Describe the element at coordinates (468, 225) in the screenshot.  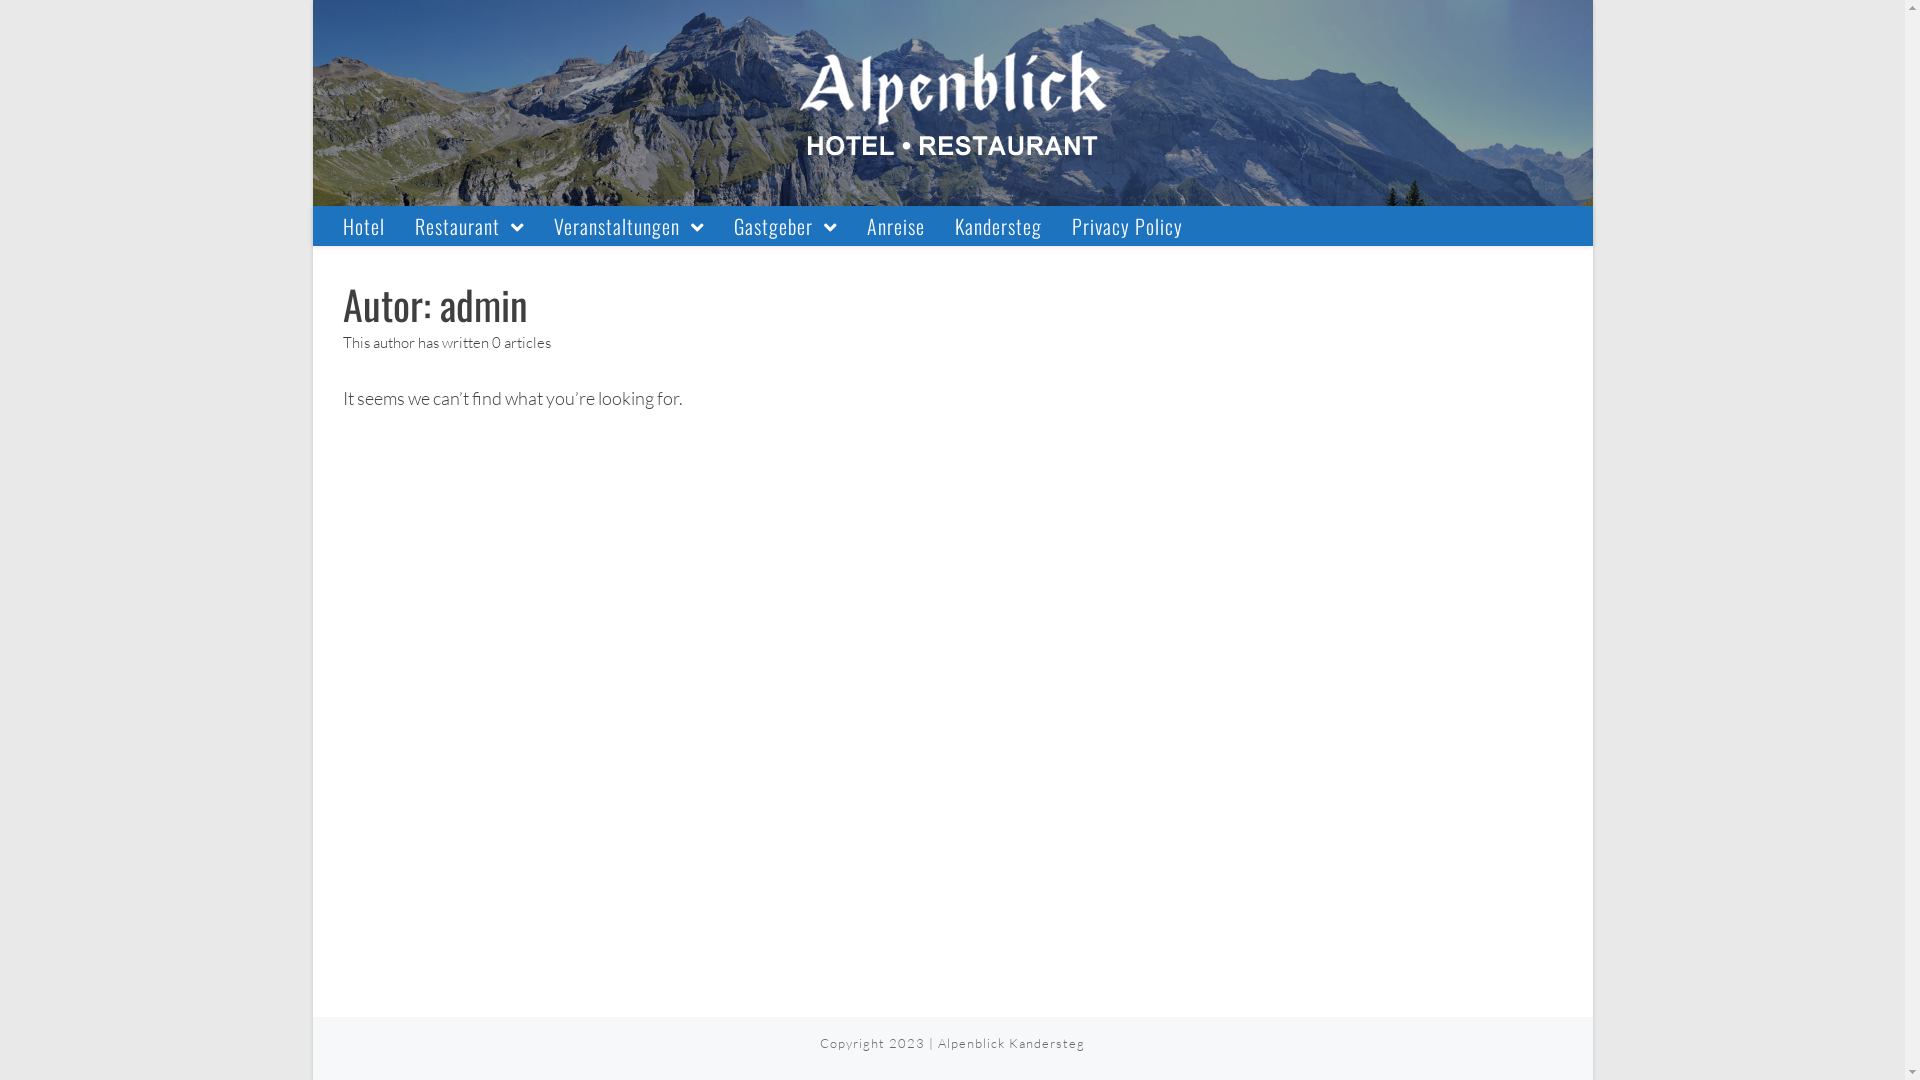
I see `'Restaurant'` at that location.